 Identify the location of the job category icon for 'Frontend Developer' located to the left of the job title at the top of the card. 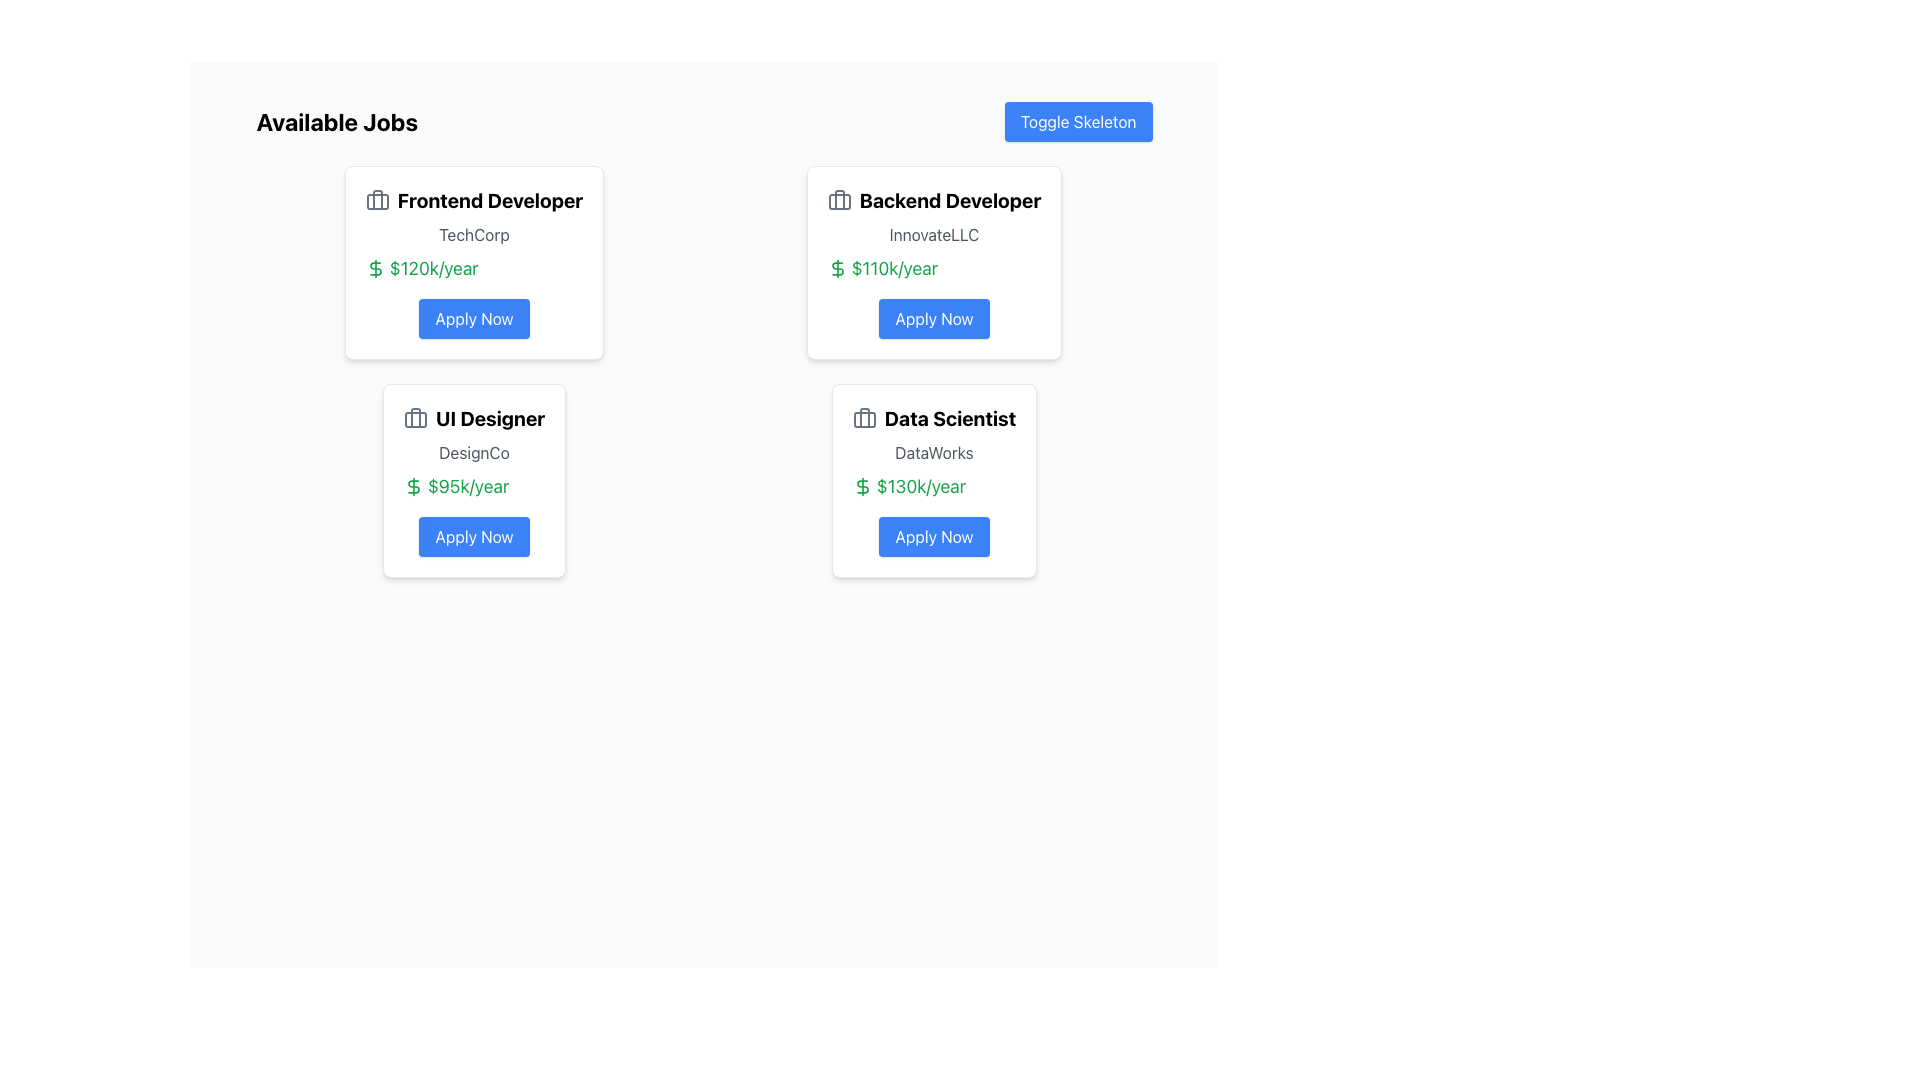
(377, 200).